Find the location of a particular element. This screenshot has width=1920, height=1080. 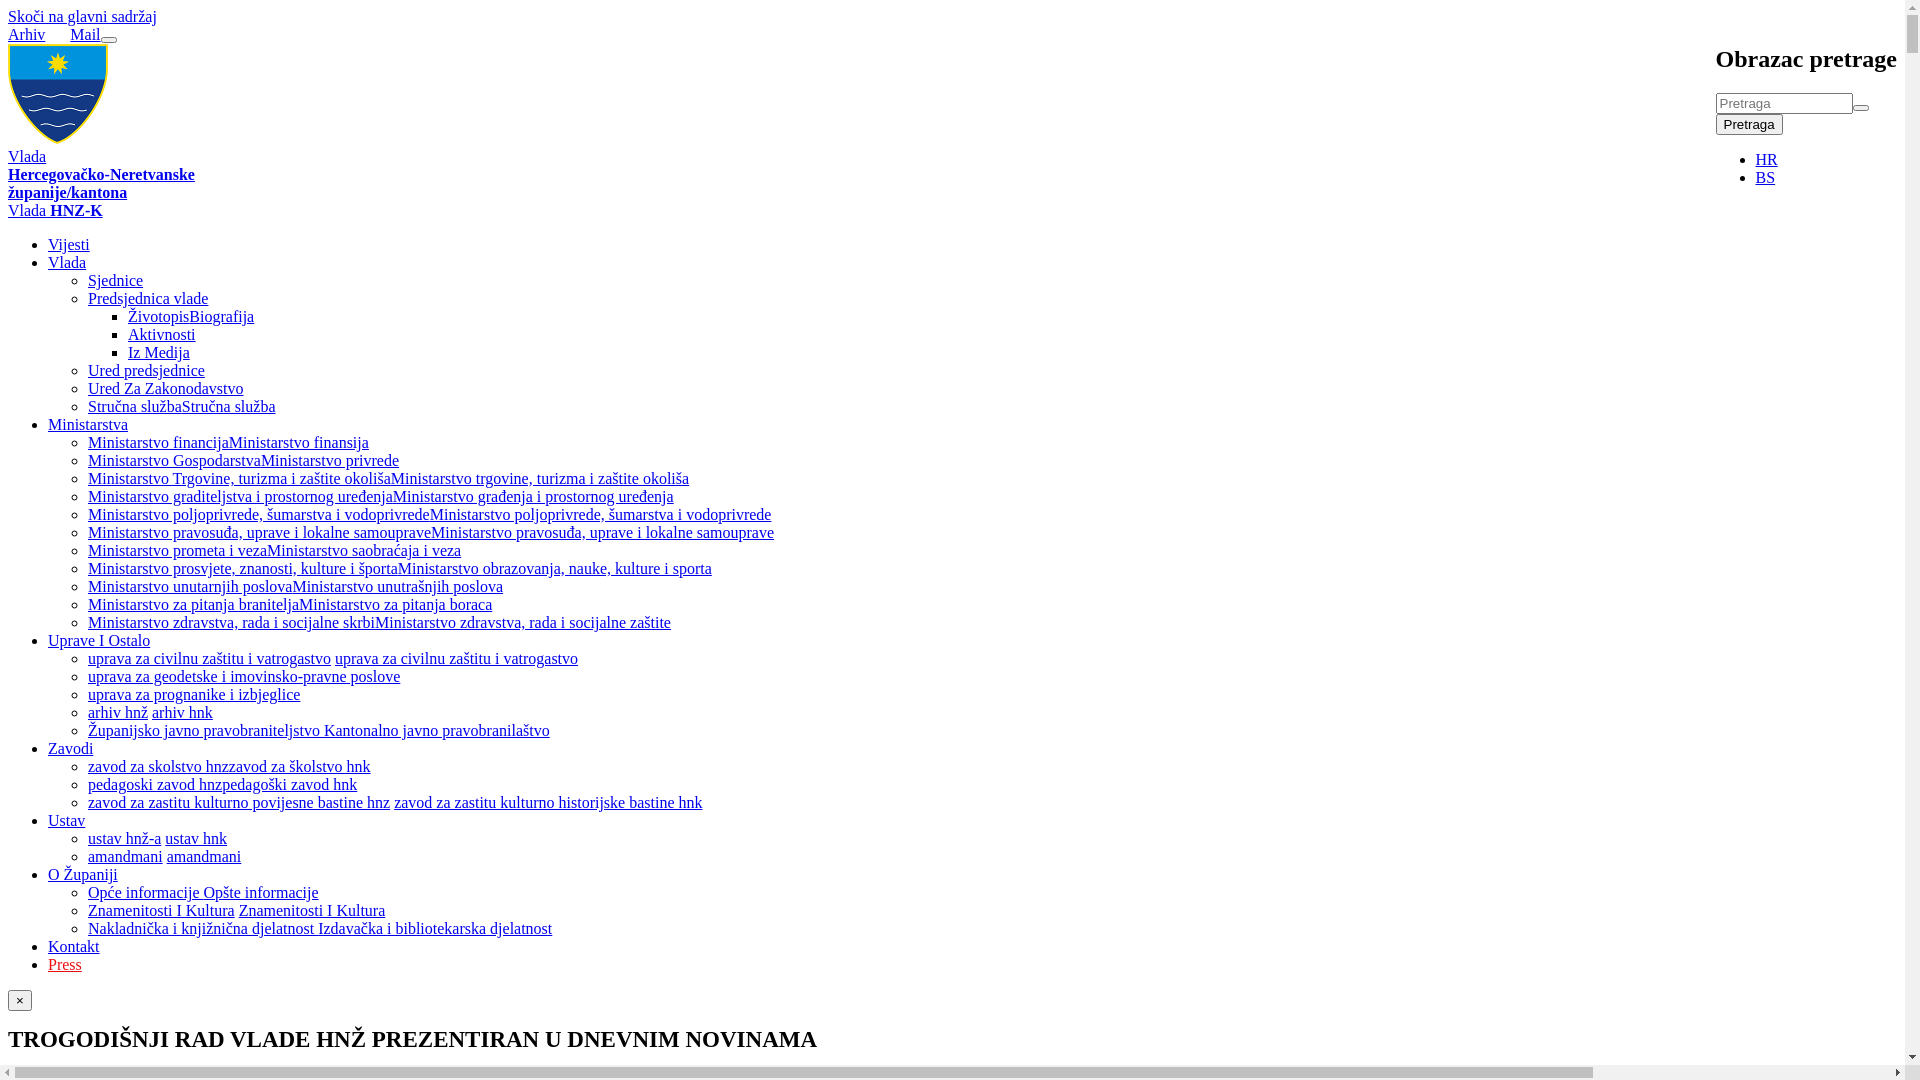

'Ustav' is located at coordinates (66, 820).